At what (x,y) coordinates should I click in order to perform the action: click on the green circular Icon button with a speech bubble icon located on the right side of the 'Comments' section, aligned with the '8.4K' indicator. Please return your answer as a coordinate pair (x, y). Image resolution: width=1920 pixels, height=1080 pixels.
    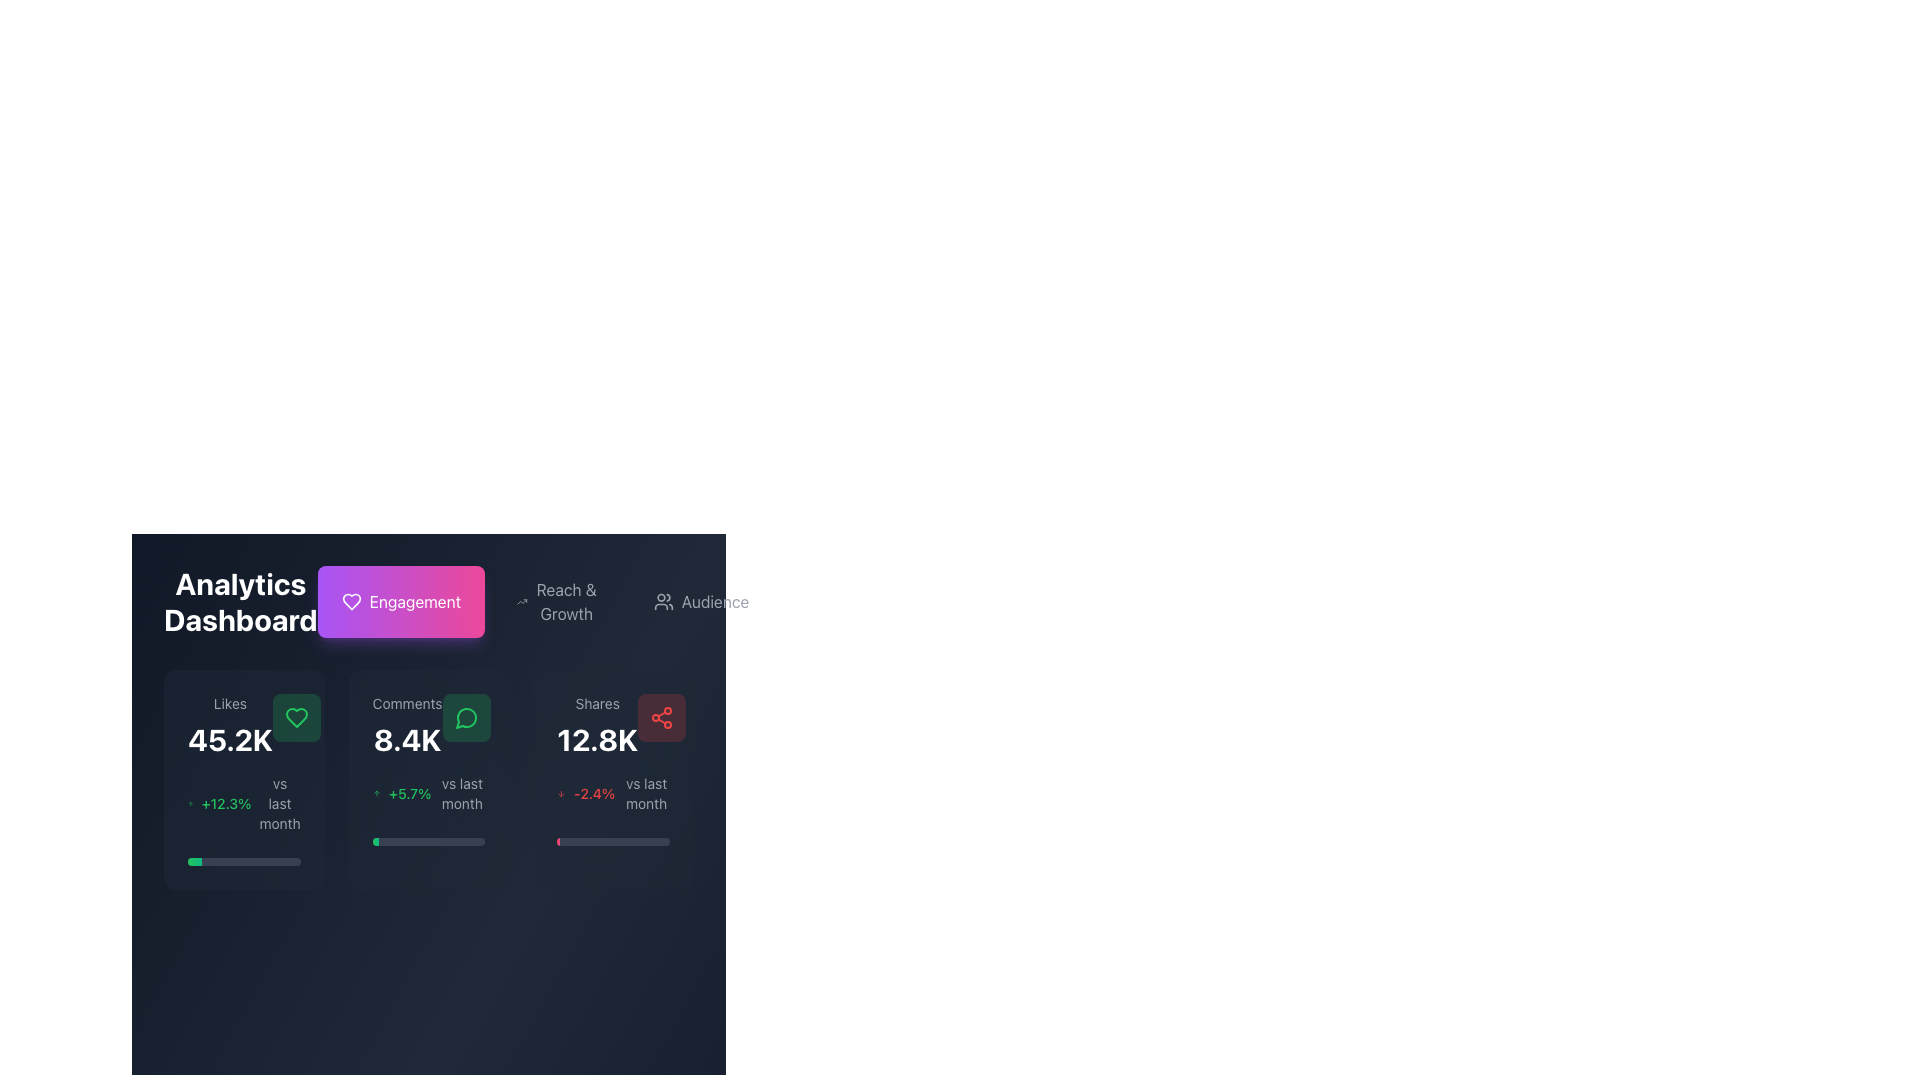
    Looking at the image, I should click on (465, 716).